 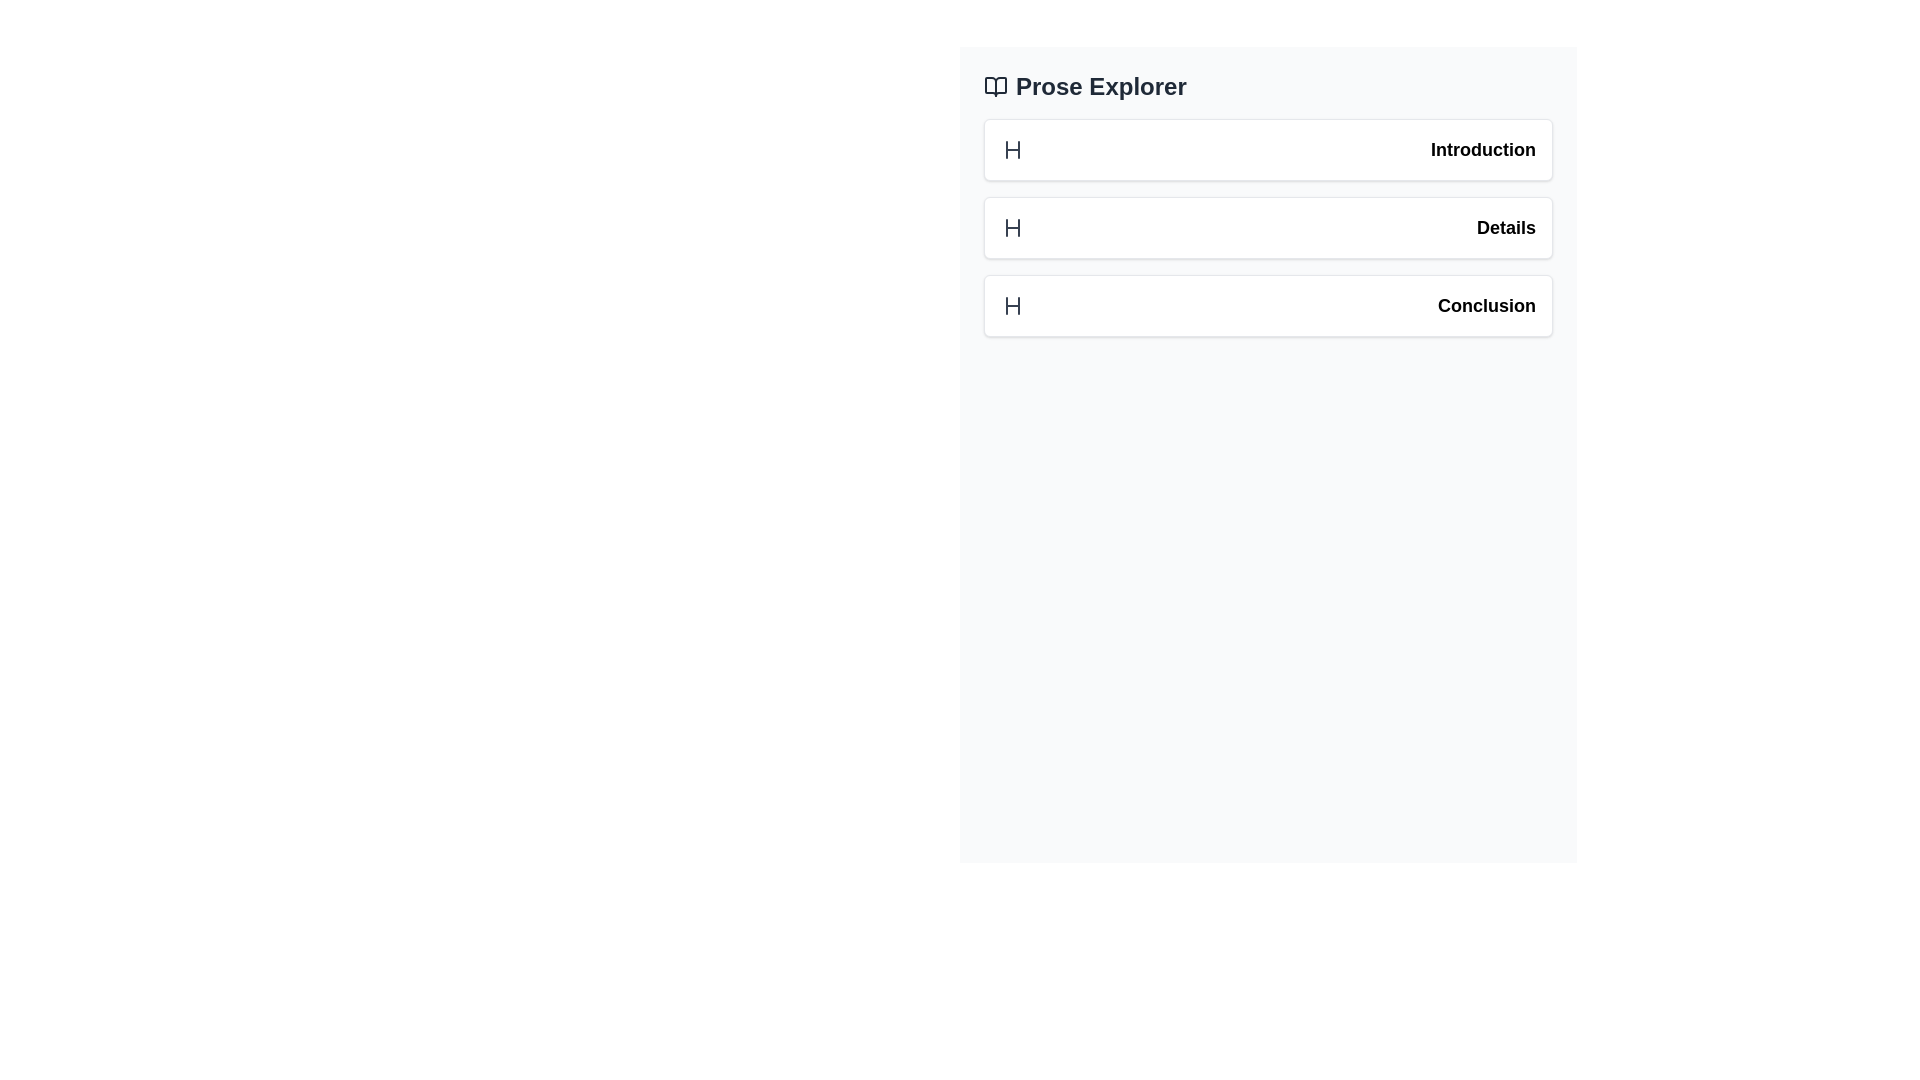 I want to click on text label located at the bottom of a vertically stacked list, aligned to the right, below the 'Introduction' and 'Details' labels, so click(x=1487, y=305).